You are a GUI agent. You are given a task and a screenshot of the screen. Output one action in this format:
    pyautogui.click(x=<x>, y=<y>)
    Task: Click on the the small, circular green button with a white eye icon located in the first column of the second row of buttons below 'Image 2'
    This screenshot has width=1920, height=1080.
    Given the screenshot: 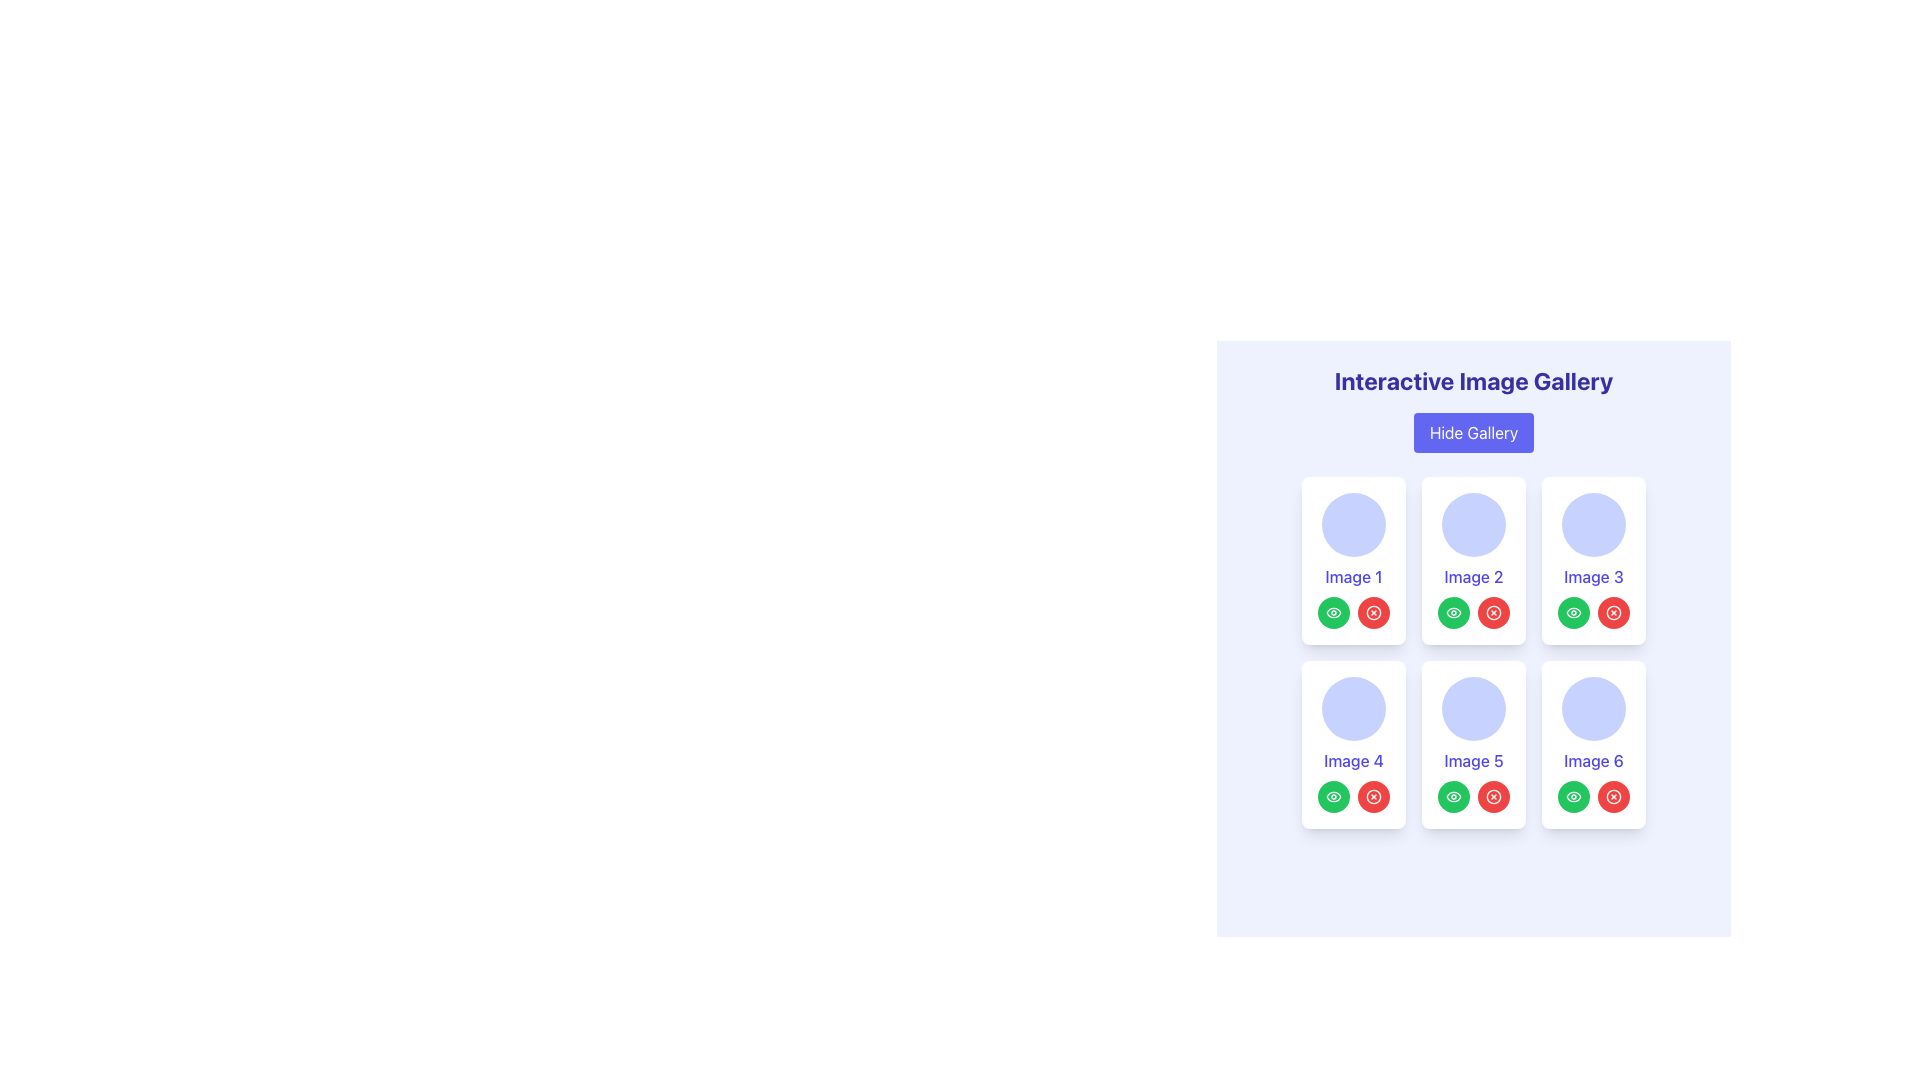 What is the action you would take?
    pyautogui.click(x=1454, y=612)
    